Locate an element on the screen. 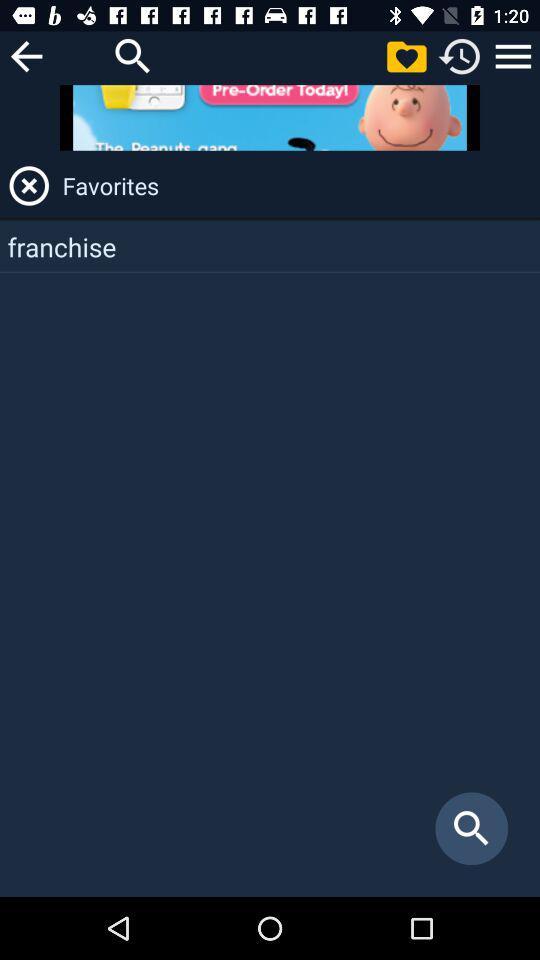  menu button is located at coordinates (513, 55).